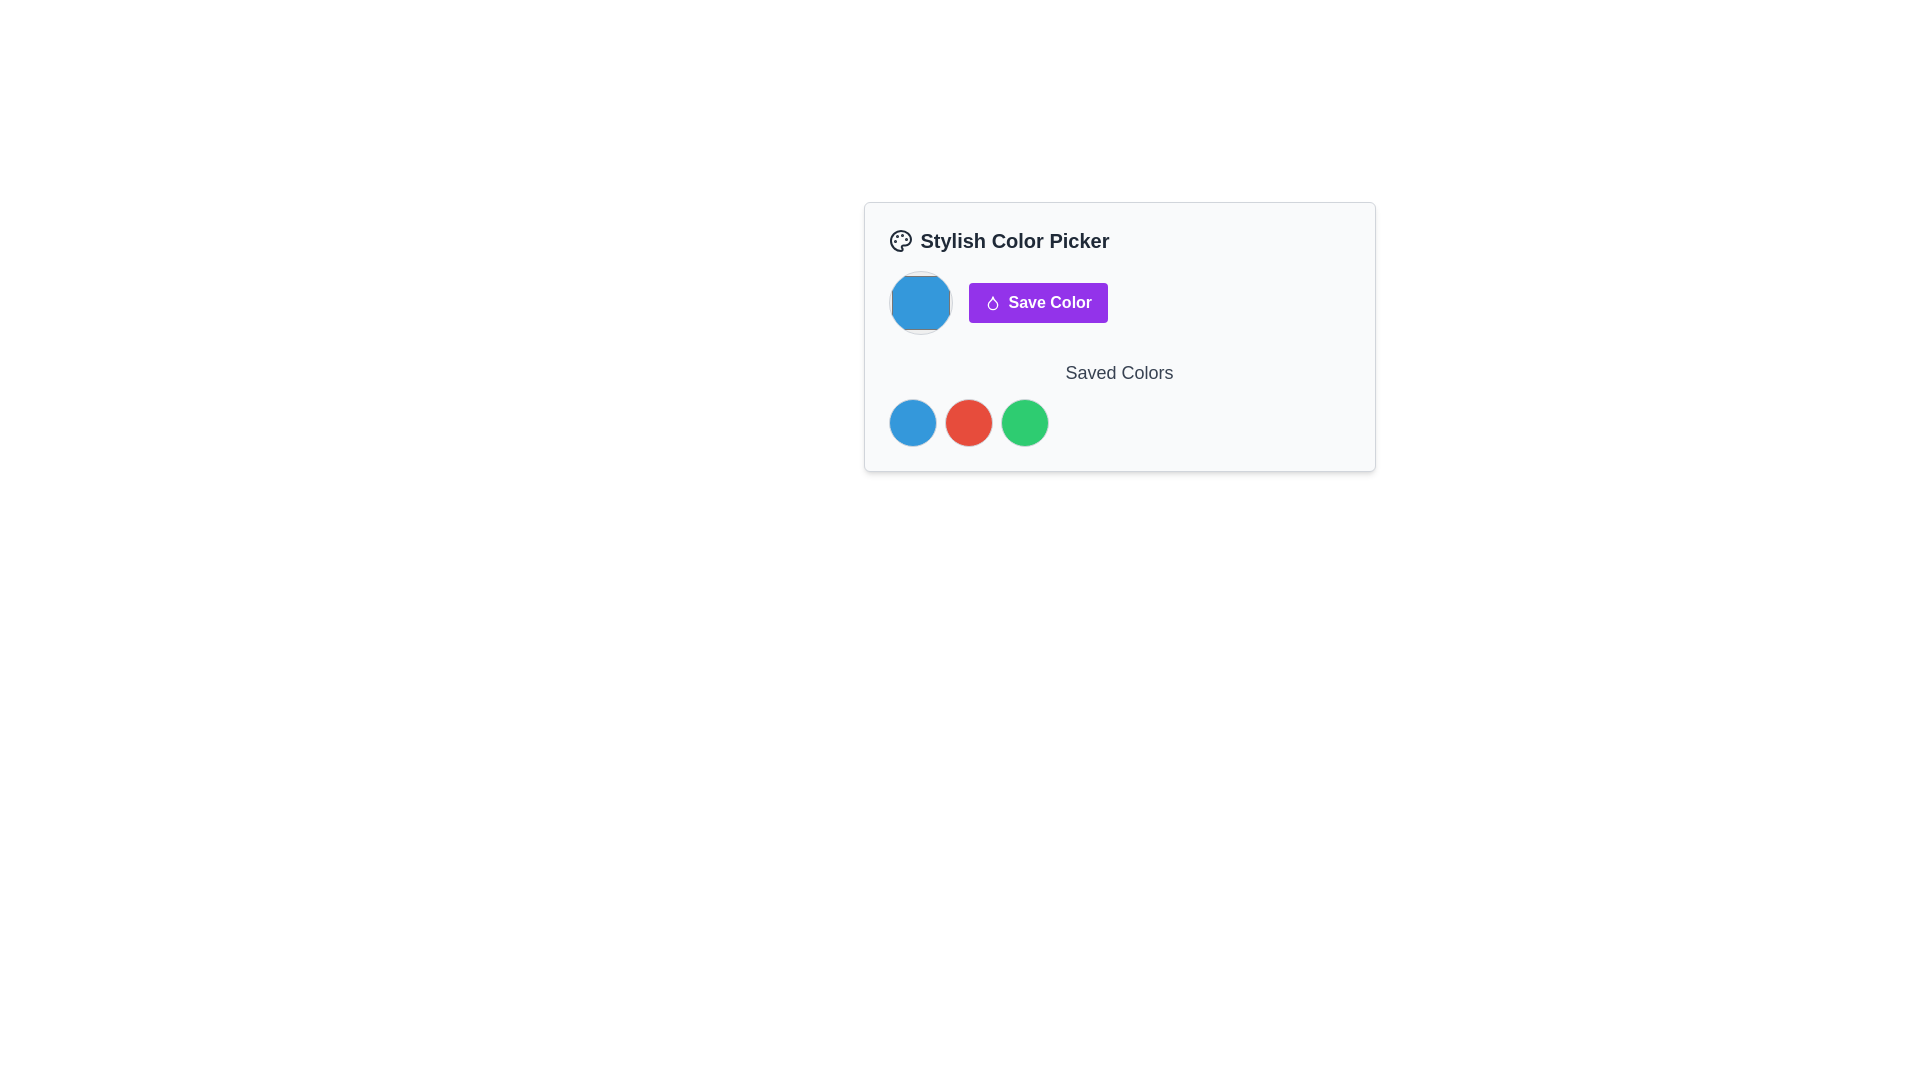 The width and height of the screenshot is (1920, 1080). I want to click on the blue circular color representation element with a thin gray border, located, so click(911, 422).